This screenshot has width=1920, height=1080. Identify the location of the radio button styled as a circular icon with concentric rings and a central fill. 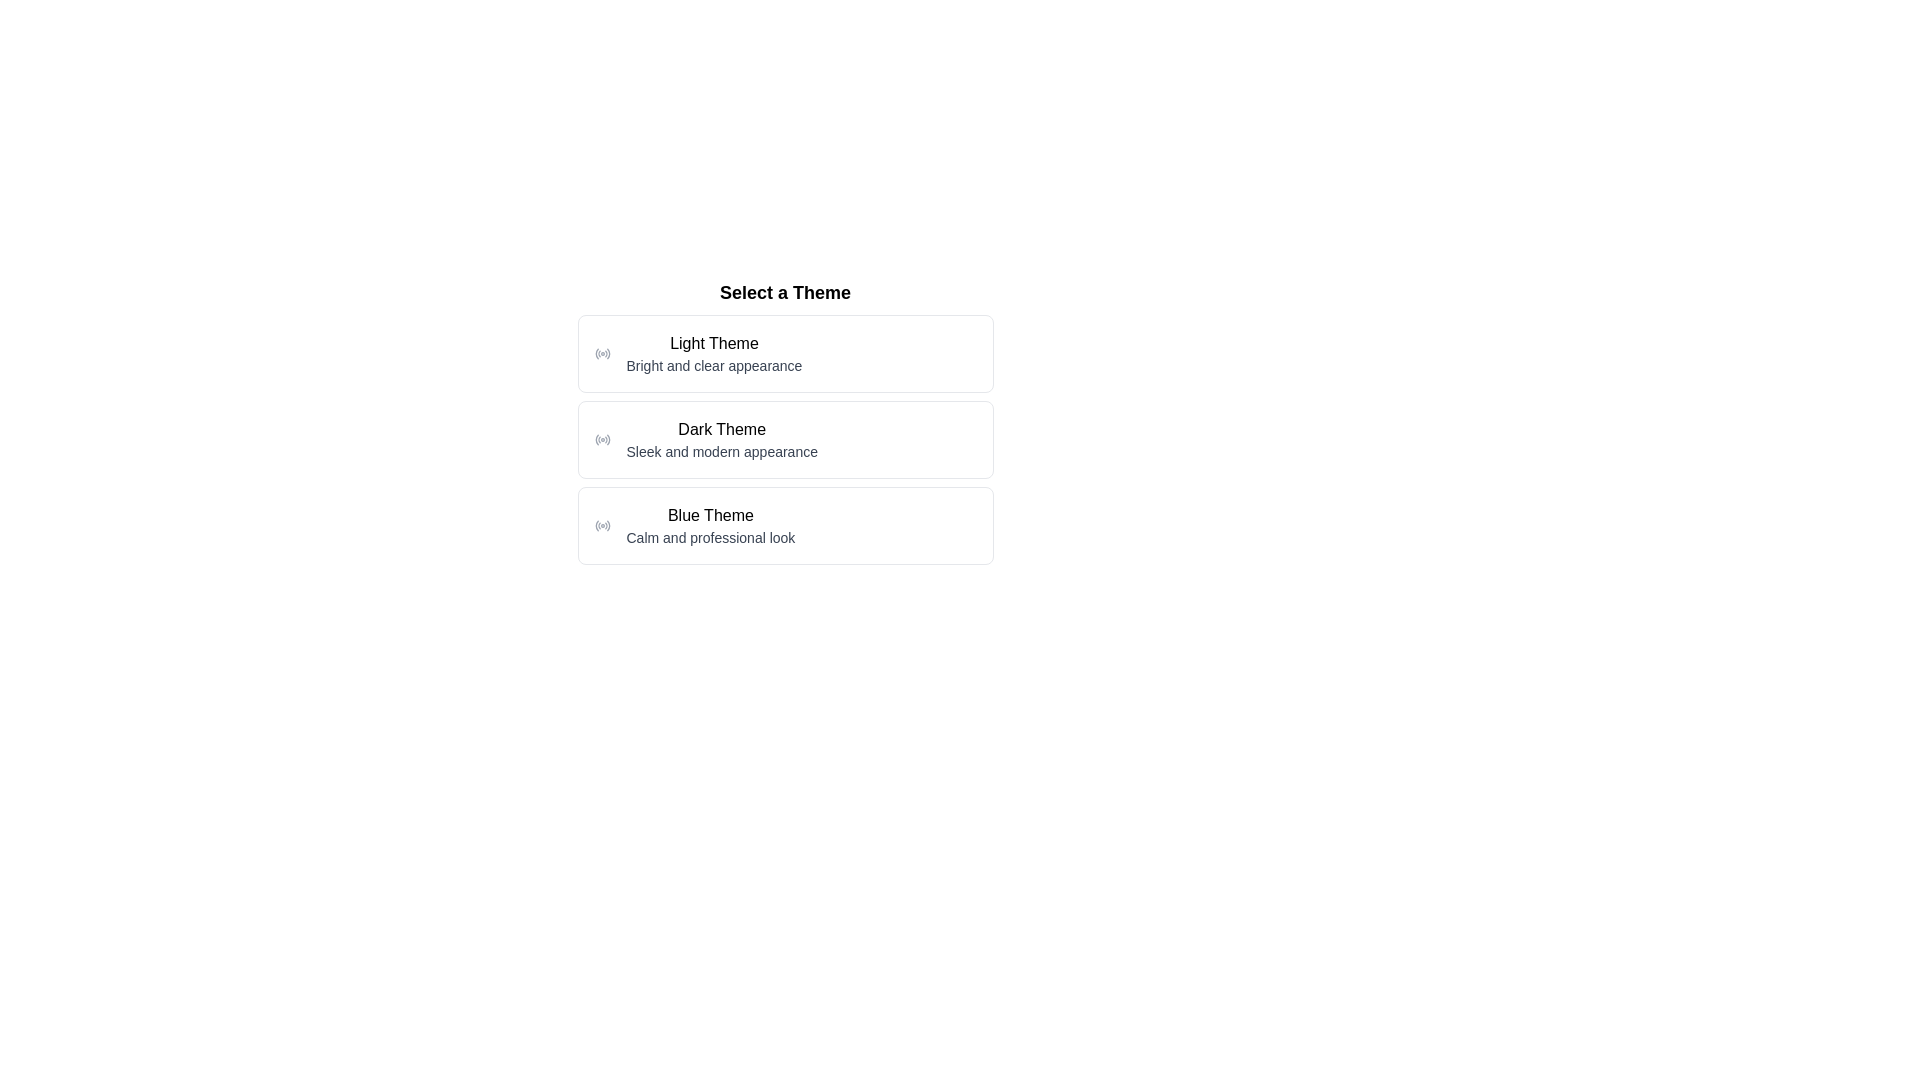
(601, 524).